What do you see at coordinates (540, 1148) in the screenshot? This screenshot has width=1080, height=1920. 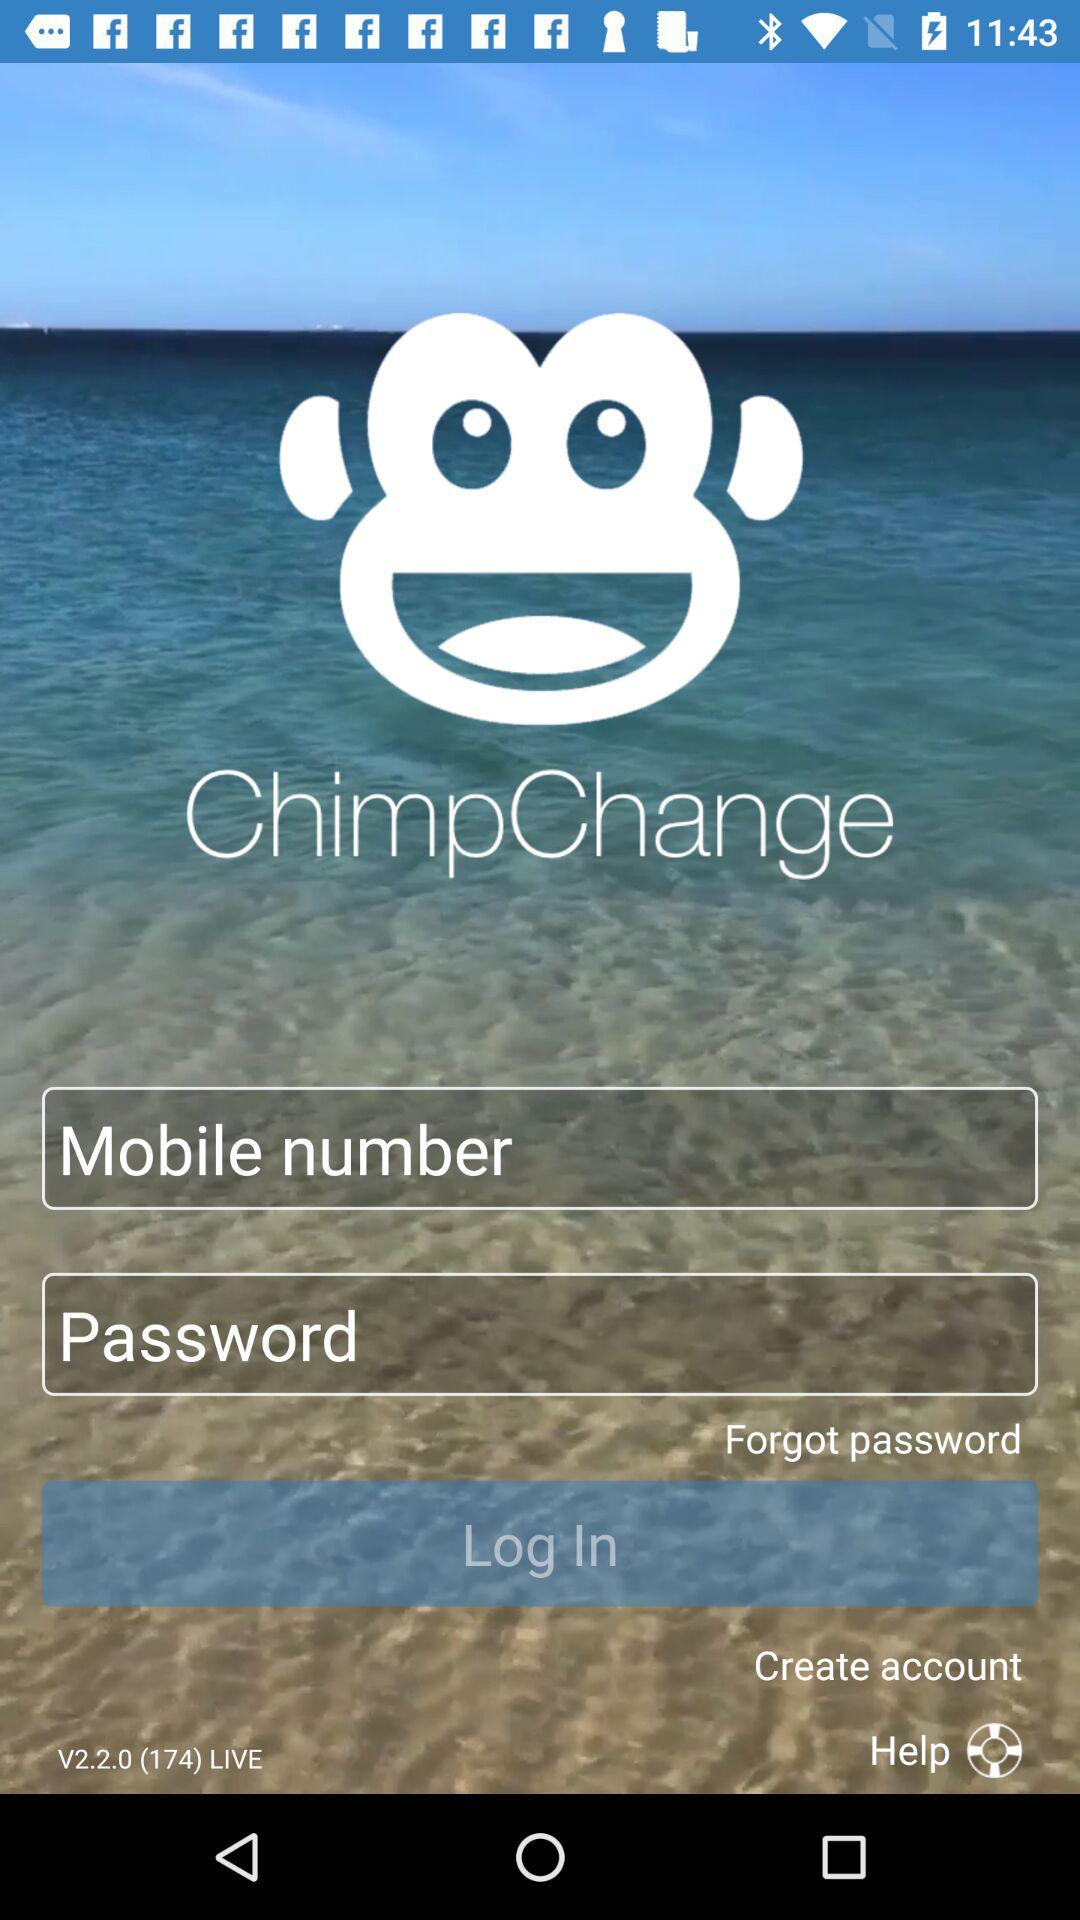 I see `records mobile number` at bounding box center [540, 1148].